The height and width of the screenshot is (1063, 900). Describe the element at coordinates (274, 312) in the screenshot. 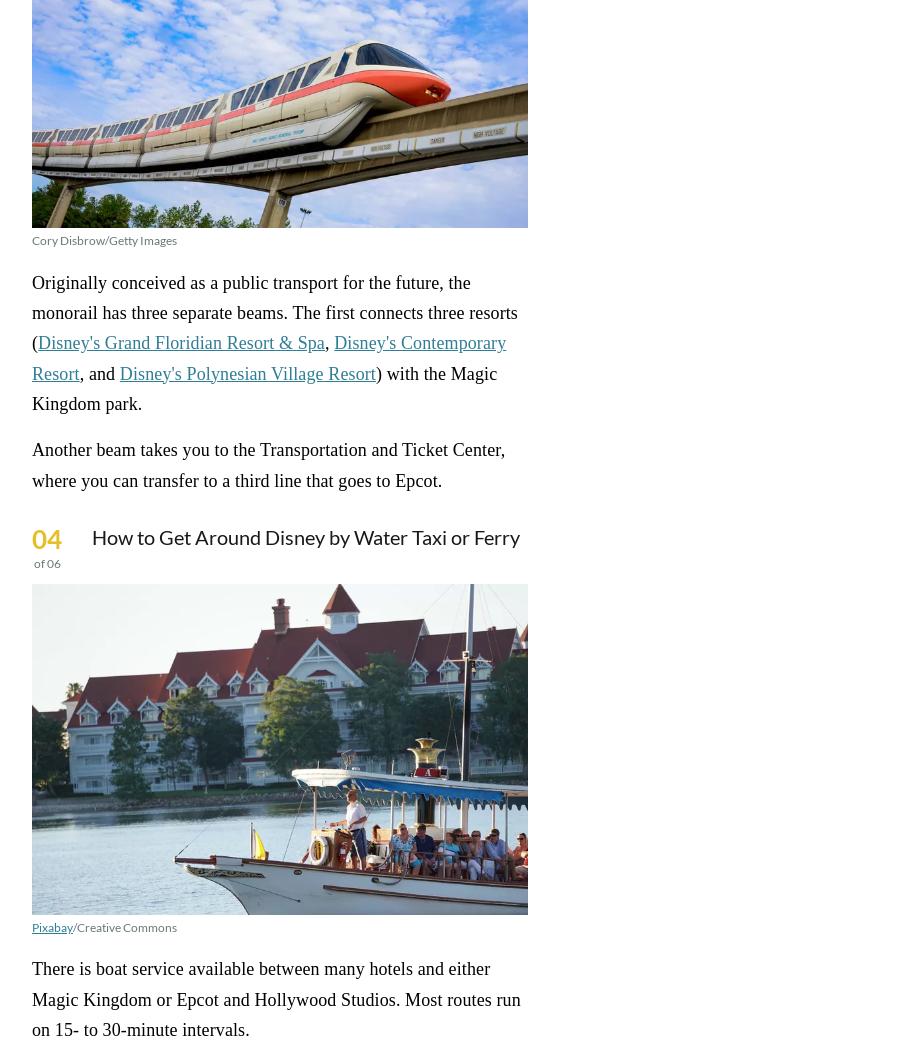

I see `'Originally conceived as a public transport for the future, the monorail has three separate beams. The first connects three resorts ('` at that location.